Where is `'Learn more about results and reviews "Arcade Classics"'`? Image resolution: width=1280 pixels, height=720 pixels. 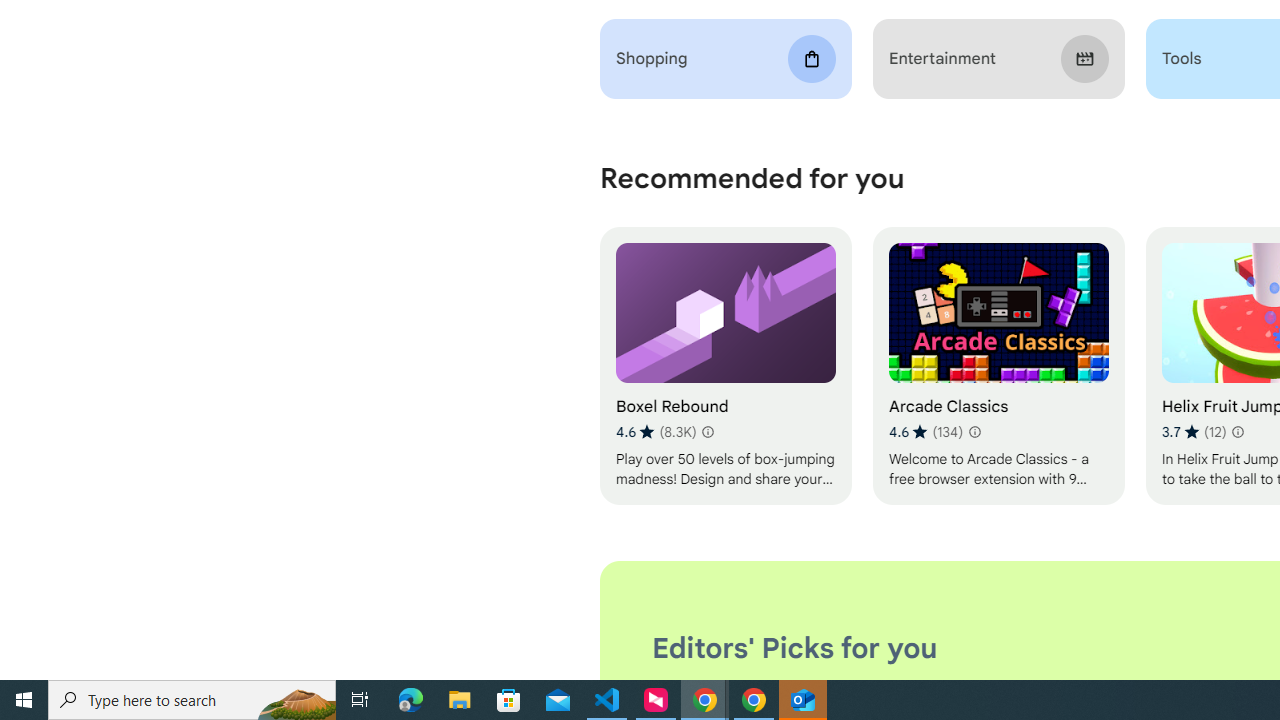
'Learn more about results and reviews "Arcade Classics"' is located at coordinates (974, 431).